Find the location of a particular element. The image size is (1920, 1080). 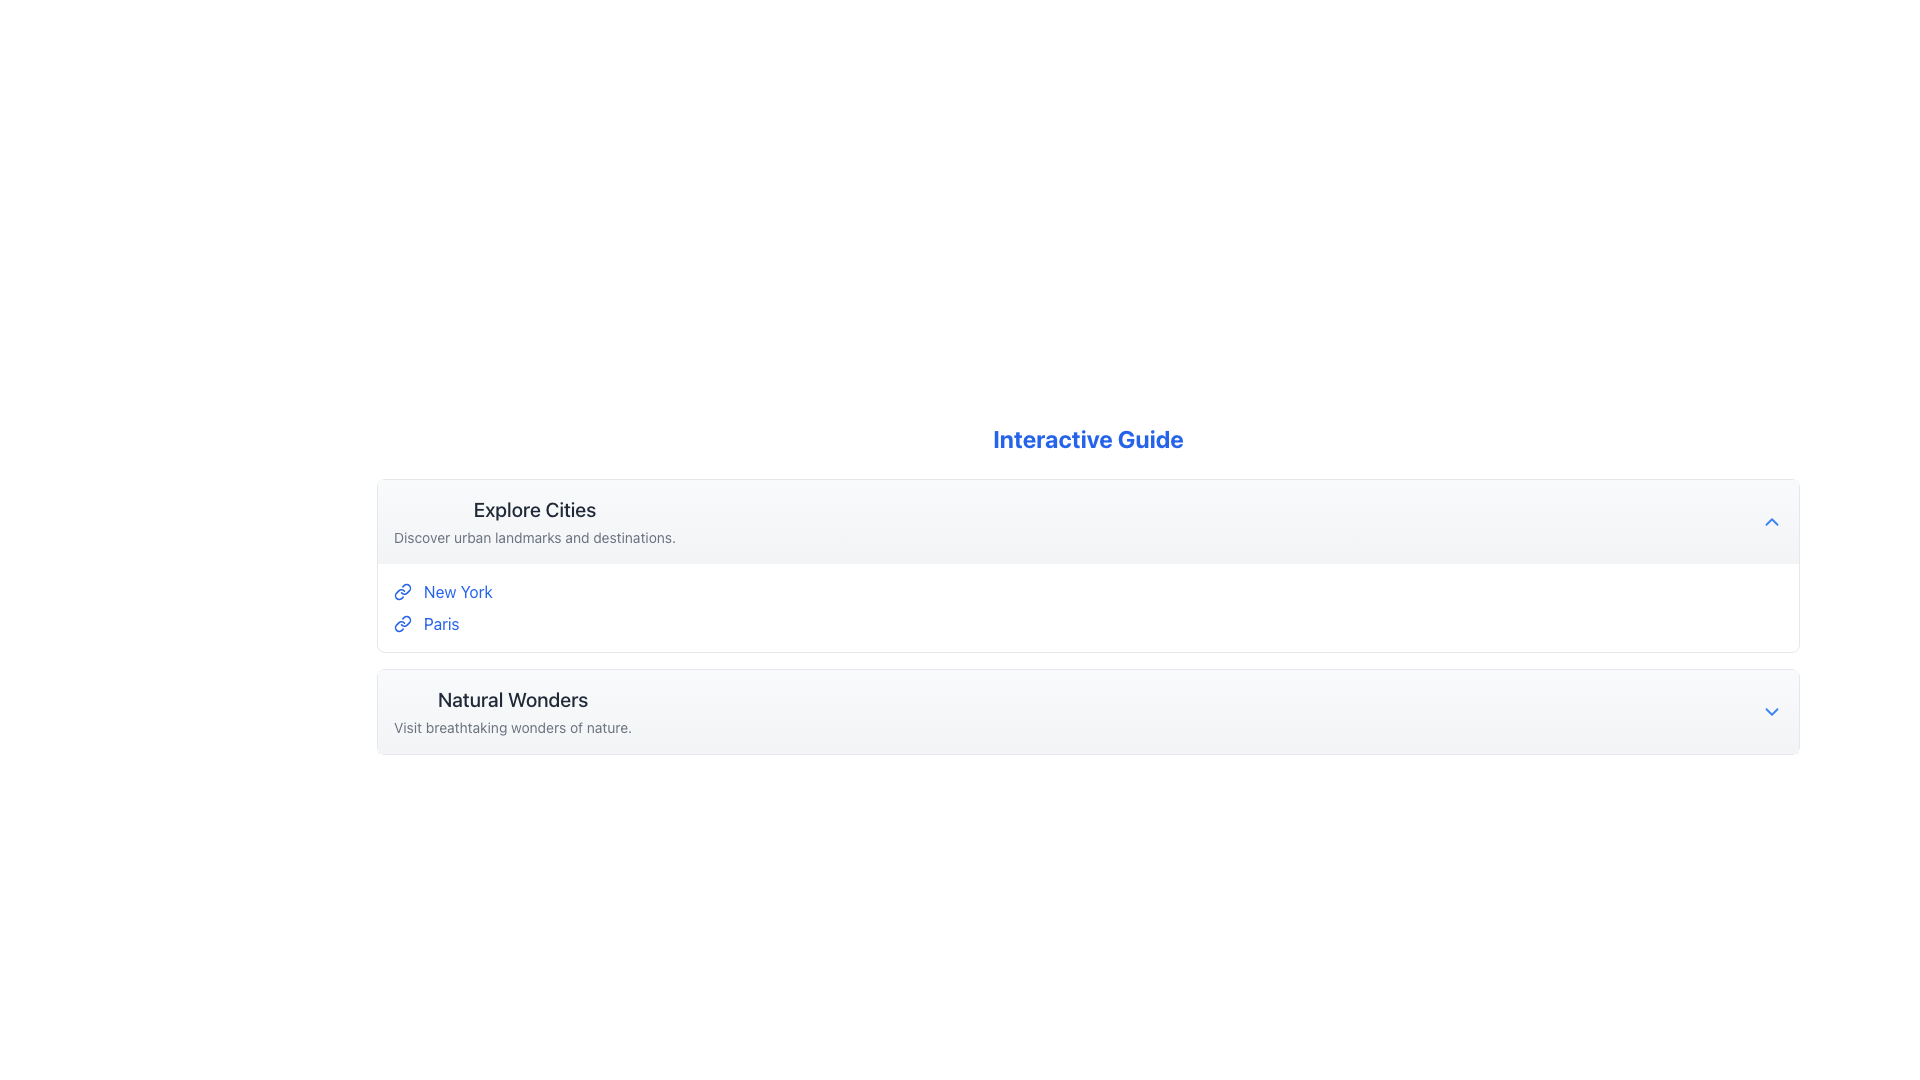

the chevron-up icon button with a blue stroke located at the top right corner of the 'Explore Cities' card is located at coordinates (1771, 520).